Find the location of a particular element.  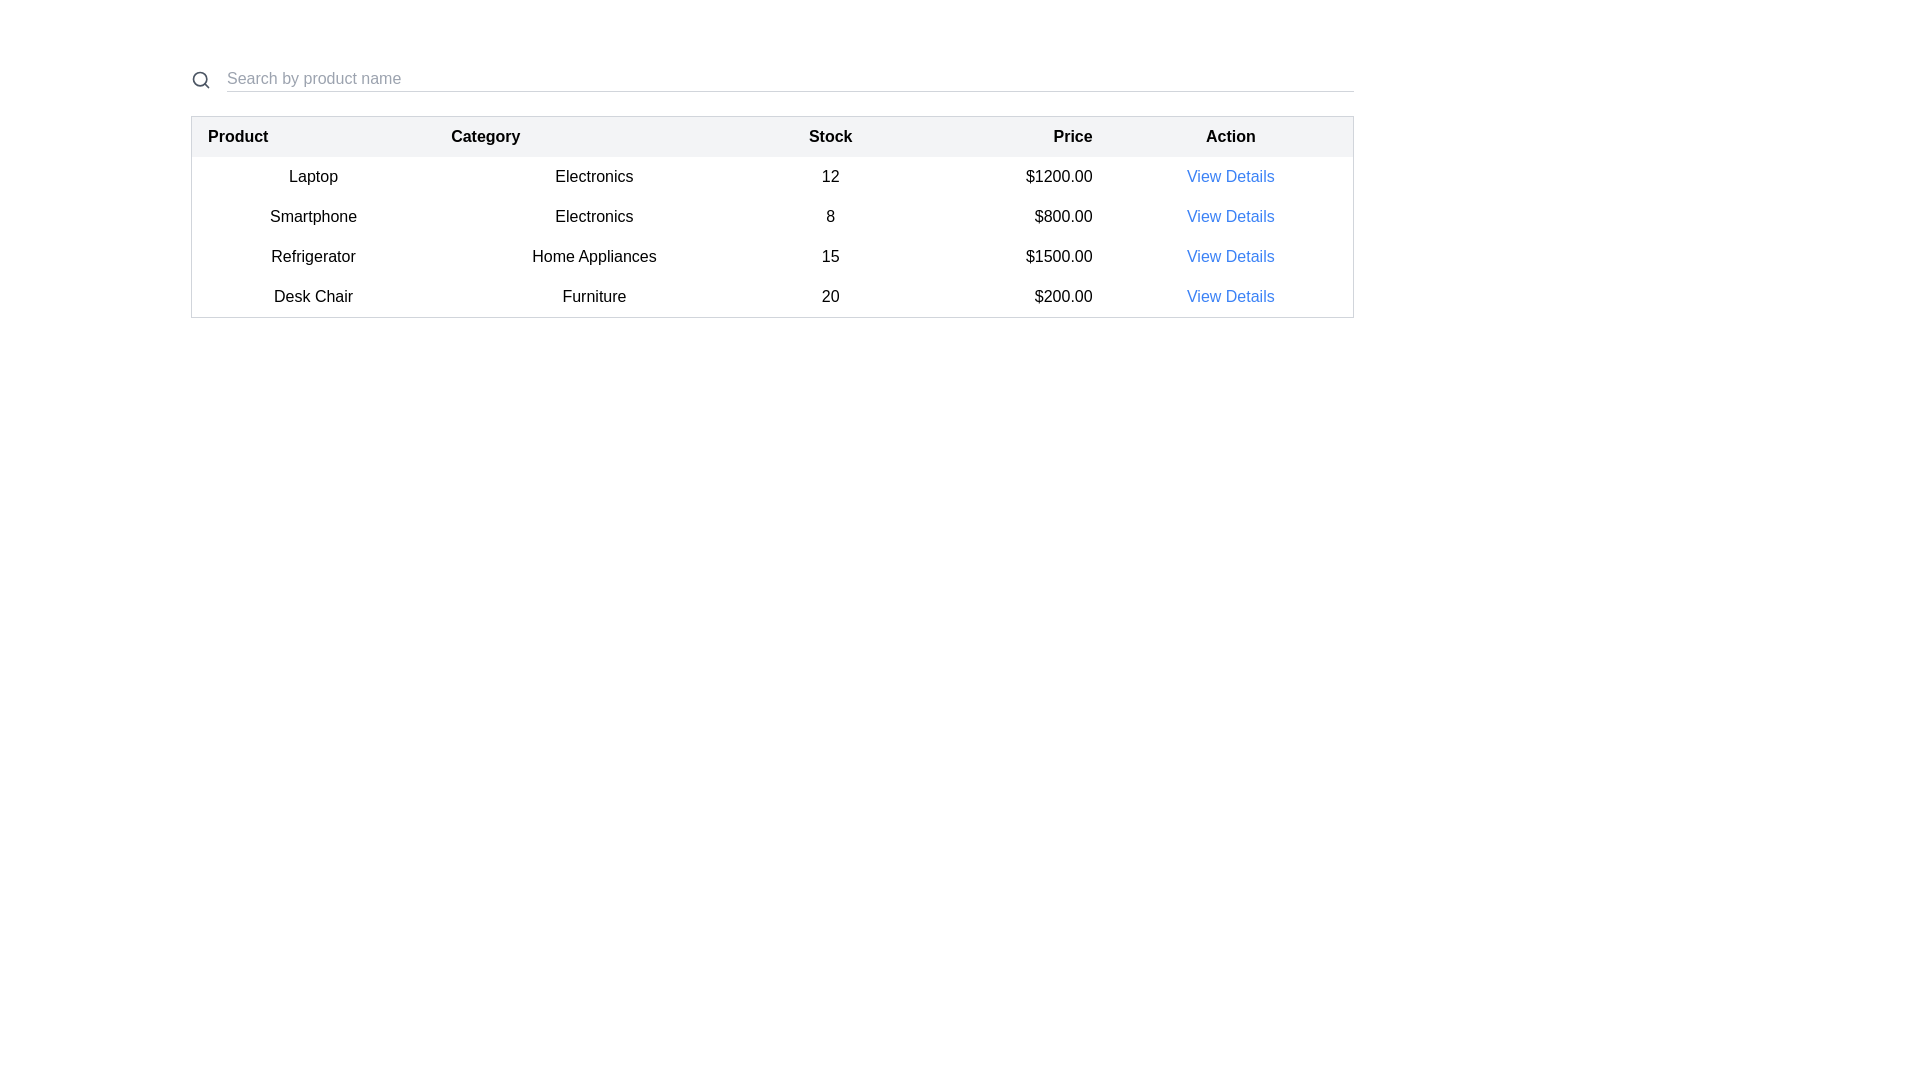

the 'View Details' hyperlink in the last row of the table under the 'Action' column is located at coordinates (1230, 297).